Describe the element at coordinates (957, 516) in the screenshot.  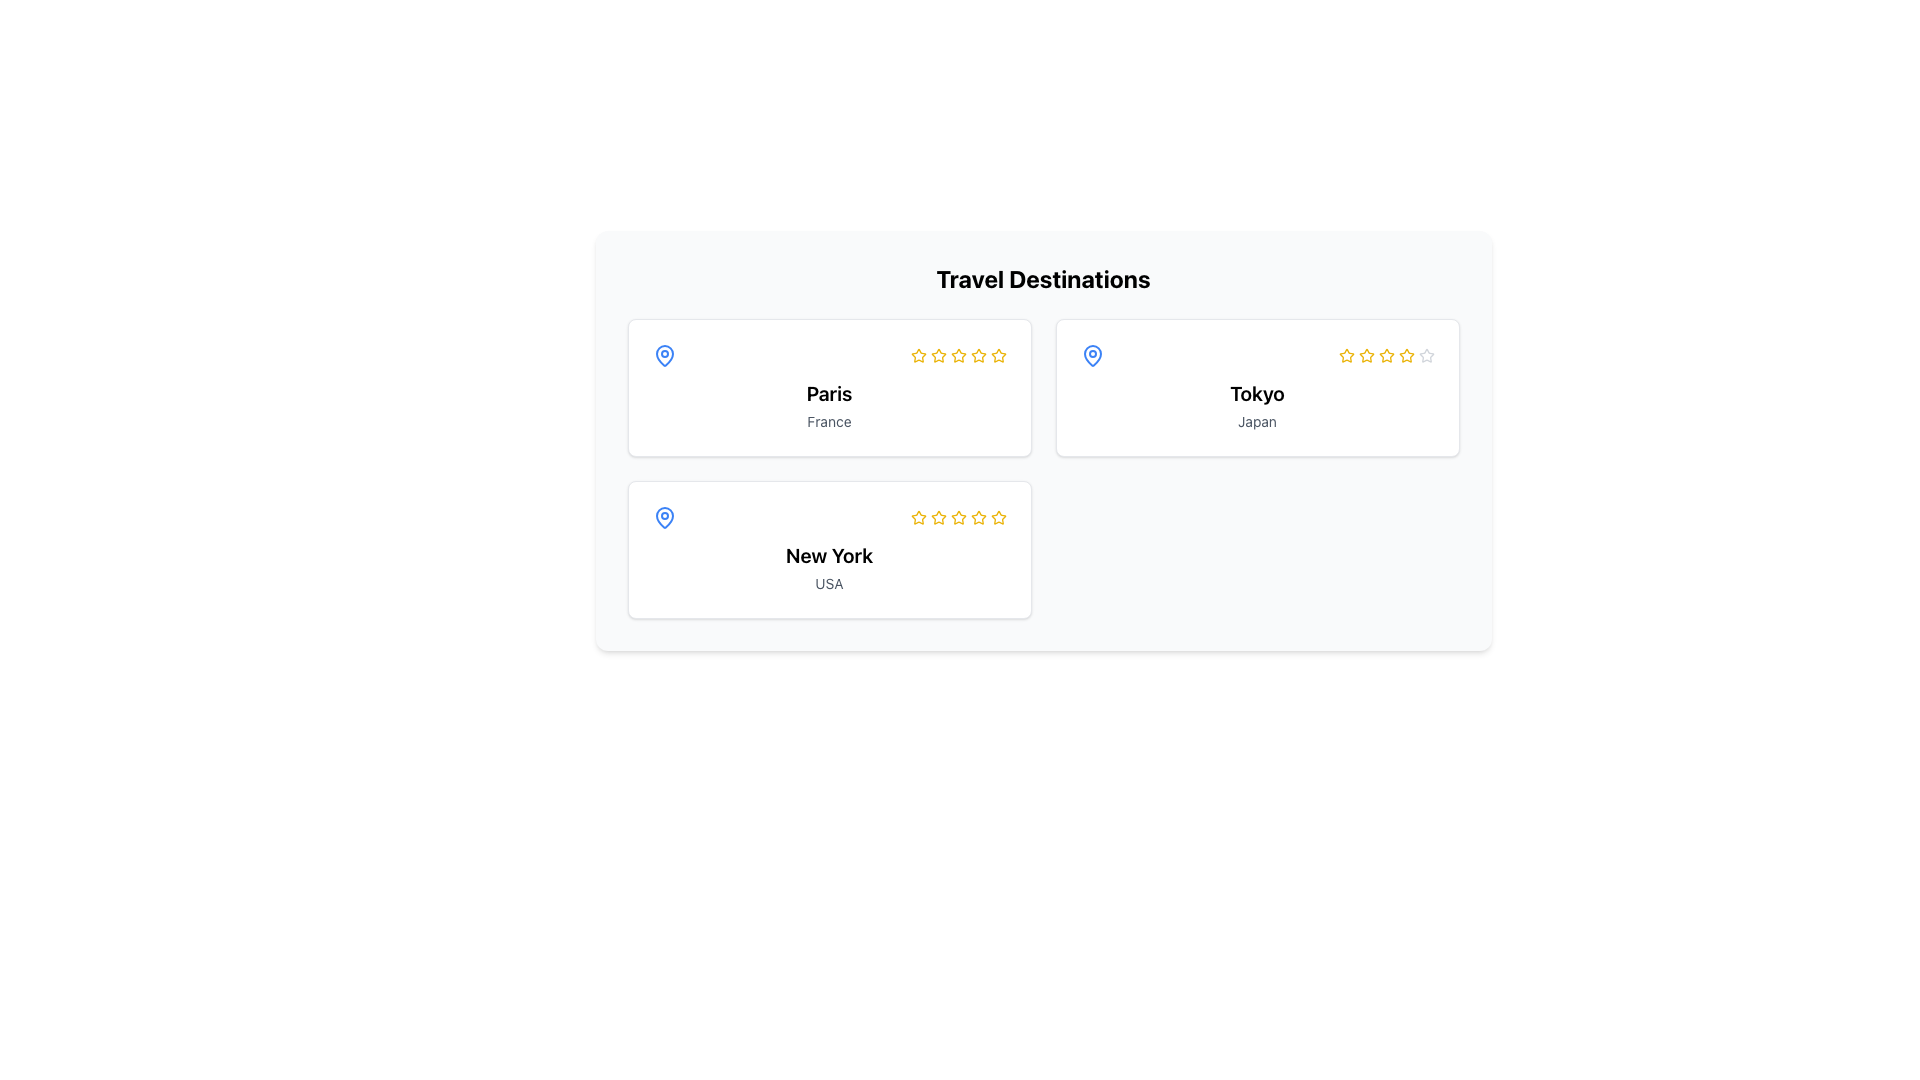
I see `the fifth star icon in the rating system under the 'Travel Destinations' section for 'New York, USA'` at that location.